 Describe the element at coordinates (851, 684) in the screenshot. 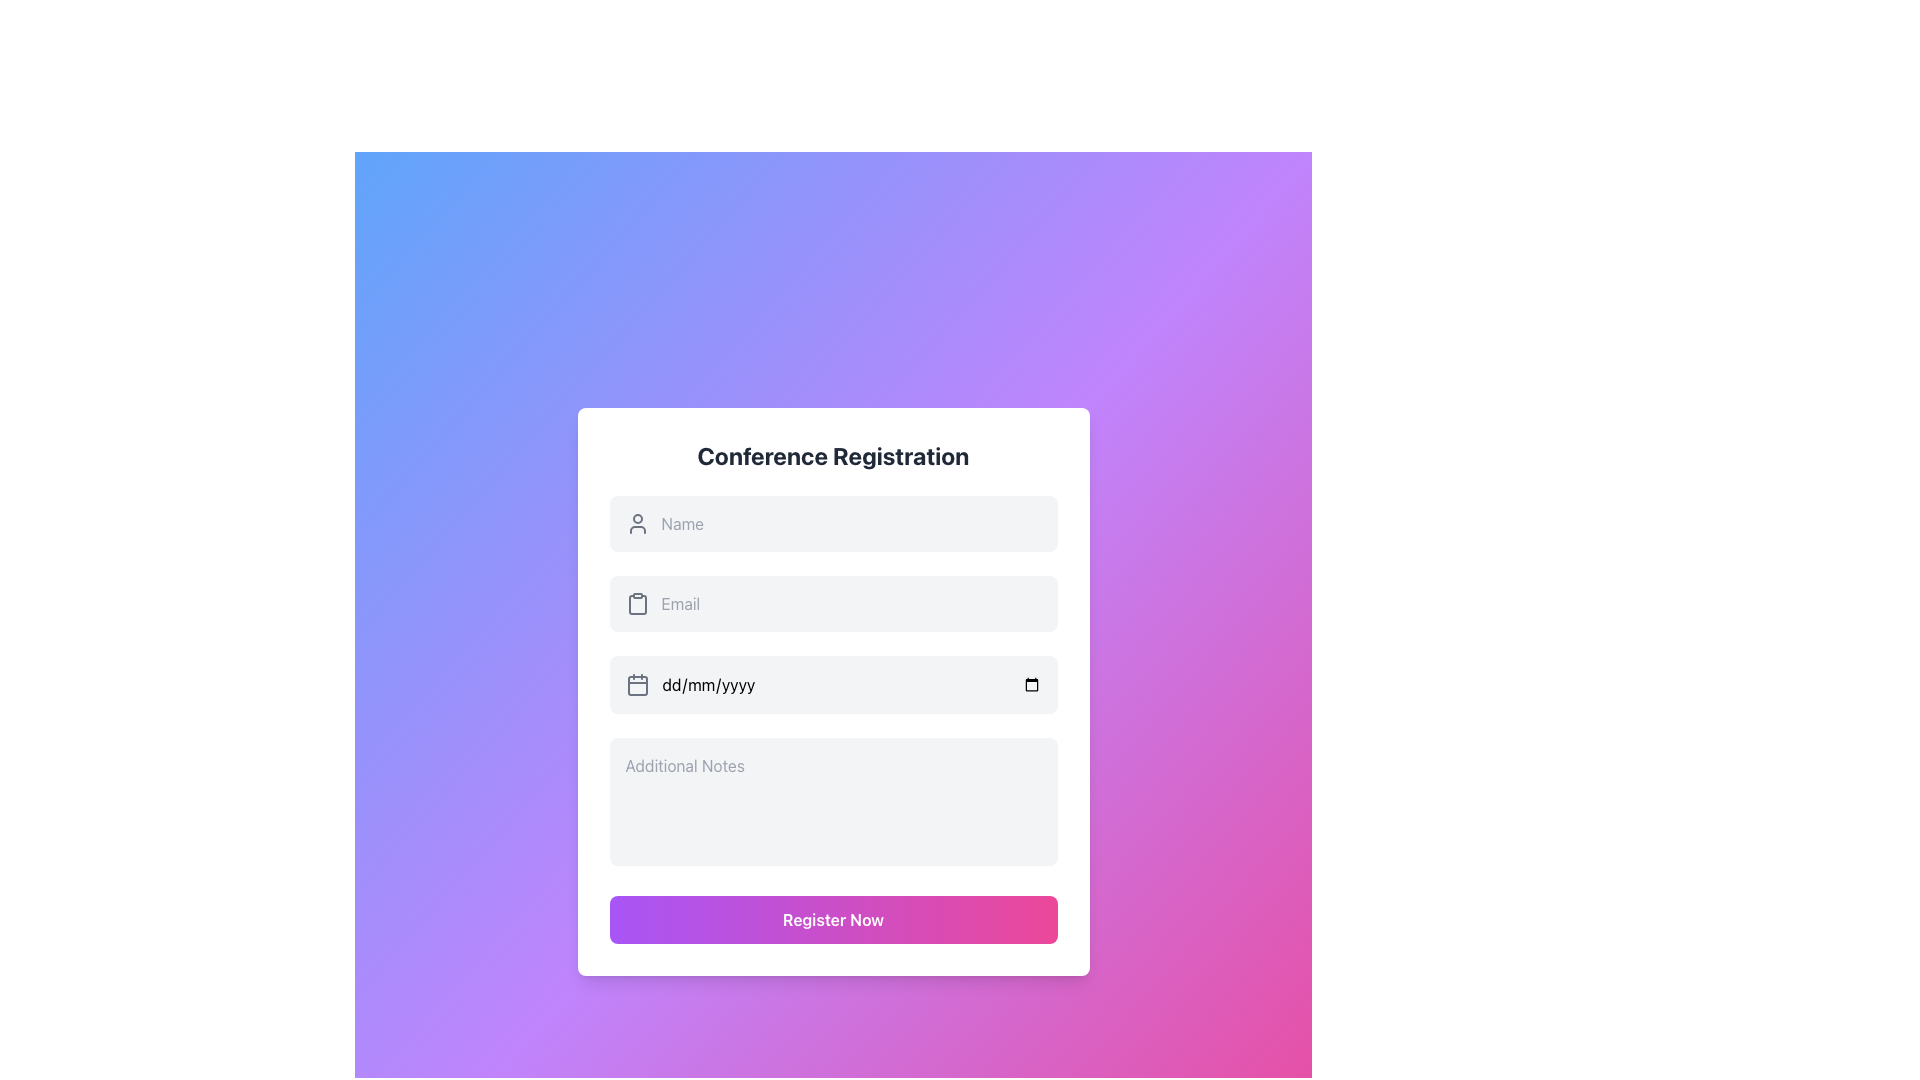

I see `a date from the calendar pop-up by clicking on the date input field, which is the third field in the 'Conference Registration' form, located between the 'Email' input and 'Additional Notes' fields` at that location.